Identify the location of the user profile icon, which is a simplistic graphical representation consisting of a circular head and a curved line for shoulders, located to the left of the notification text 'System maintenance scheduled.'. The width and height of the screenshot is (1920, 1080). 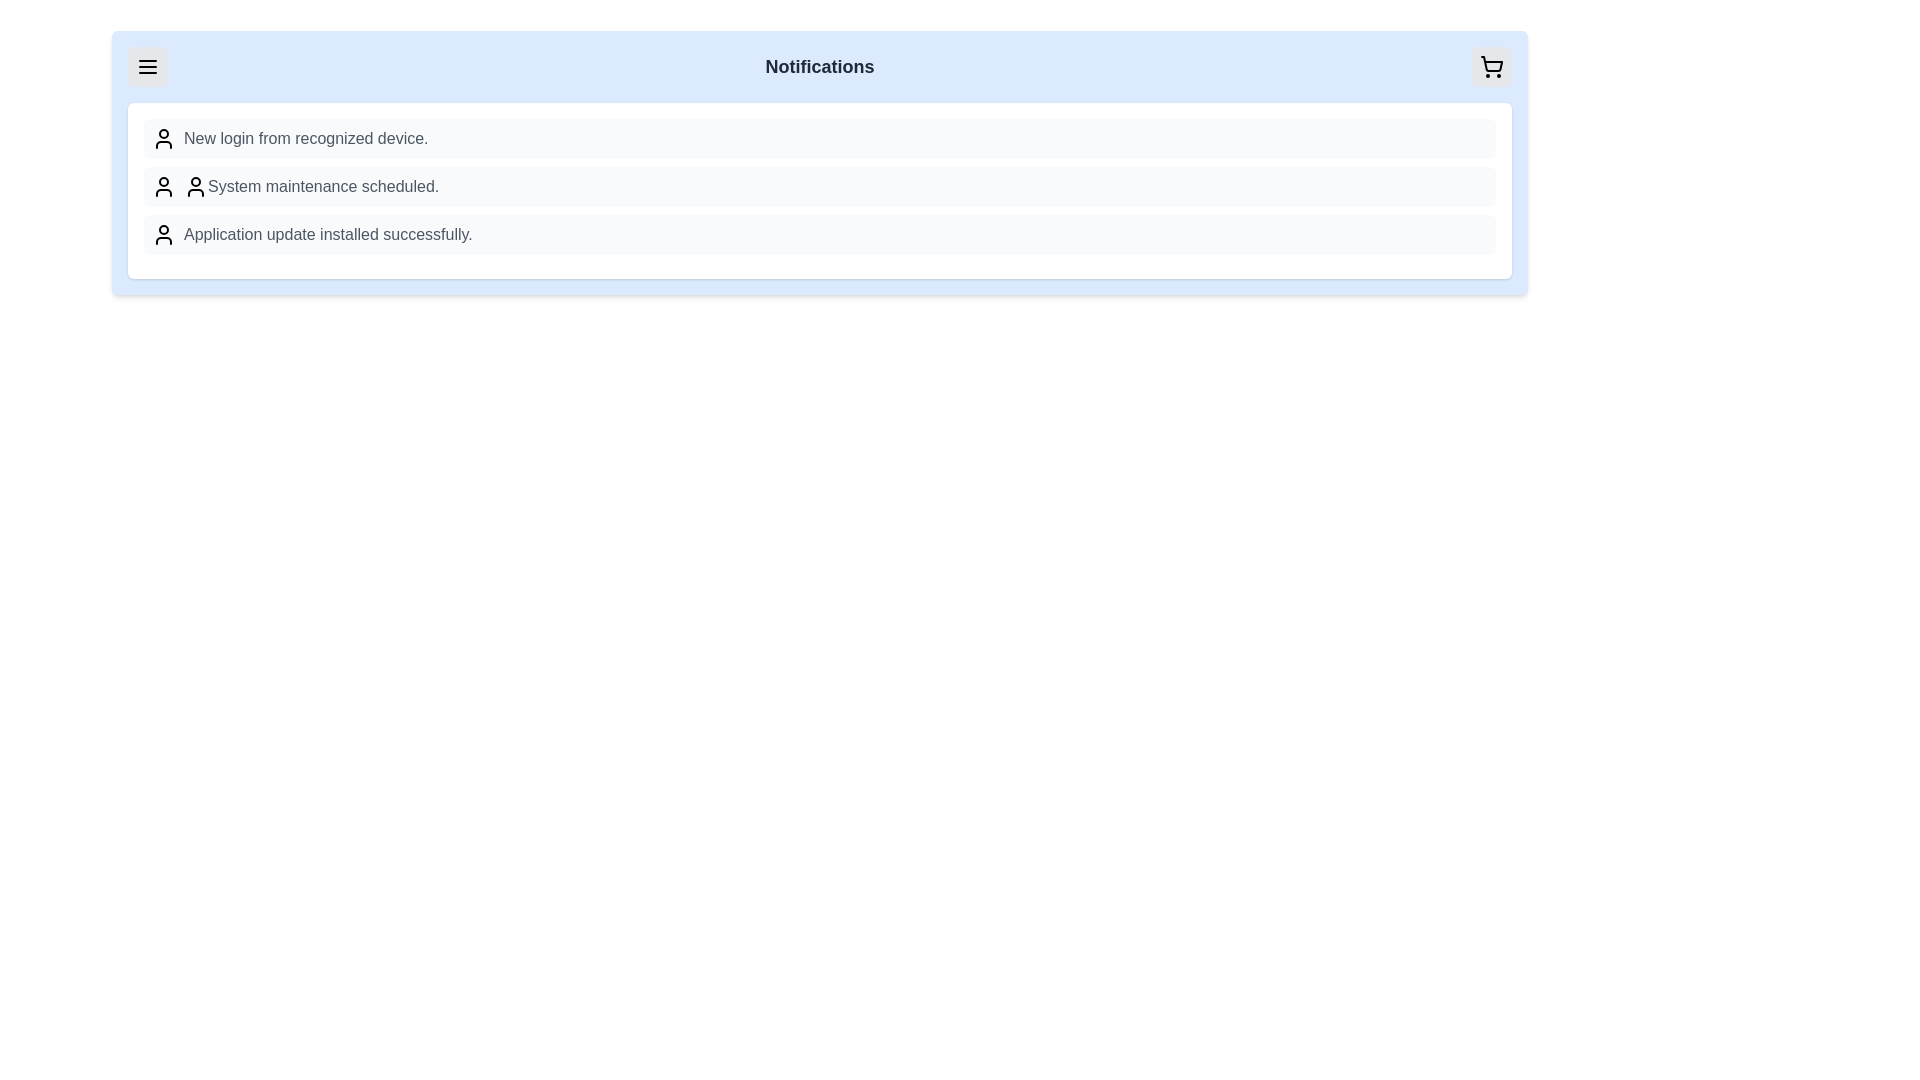
(196, 186).